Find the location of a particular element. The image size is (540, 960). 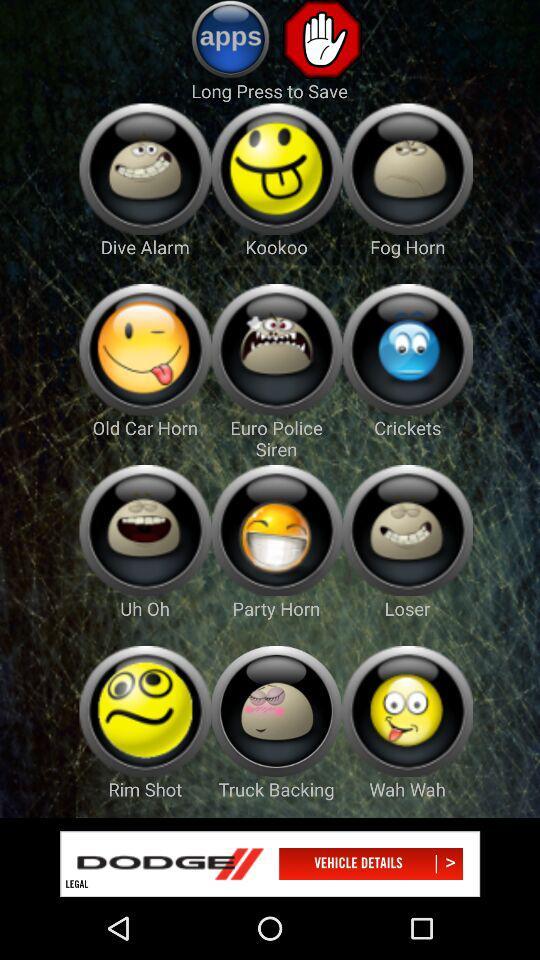

the dive alarm emoji is located at coordinates (144, 168).